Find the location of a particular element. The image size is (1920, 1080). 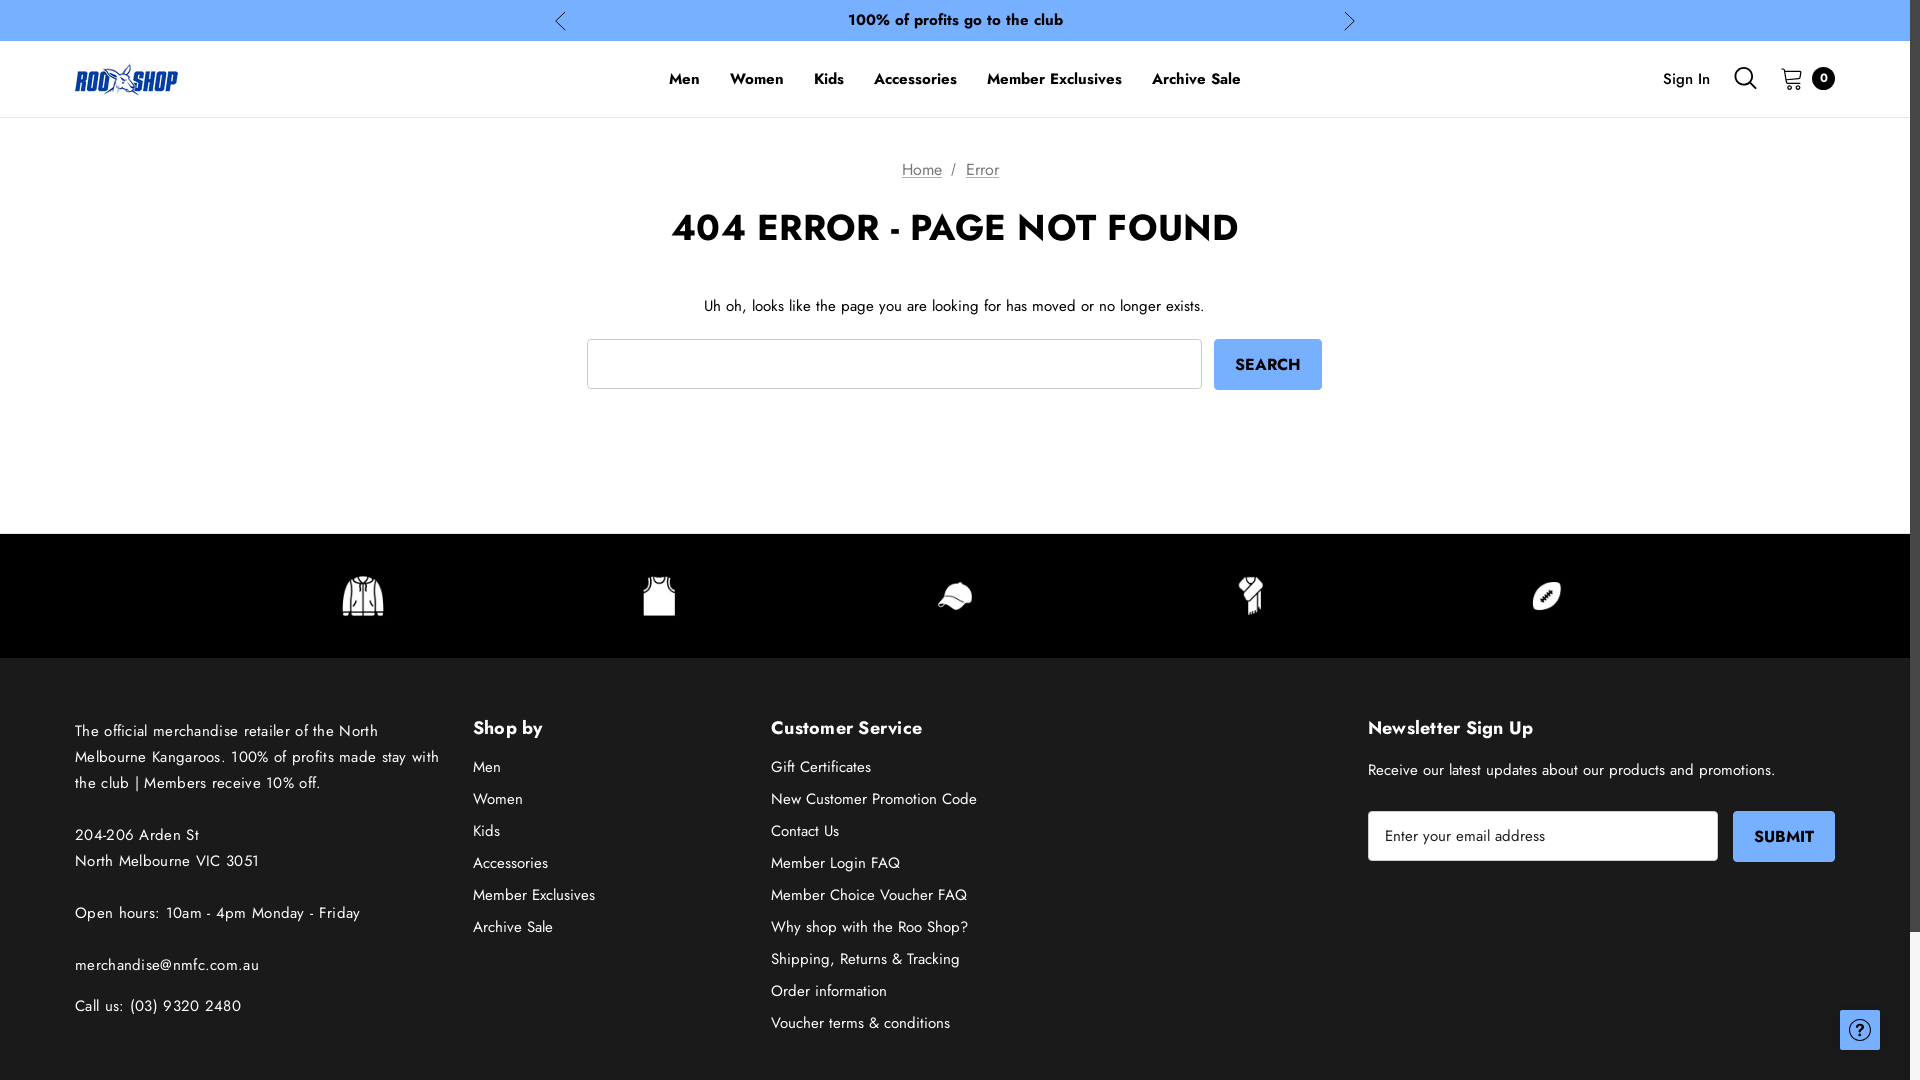

'New Customer Promotion Code' is located at coordinates (873, 797).